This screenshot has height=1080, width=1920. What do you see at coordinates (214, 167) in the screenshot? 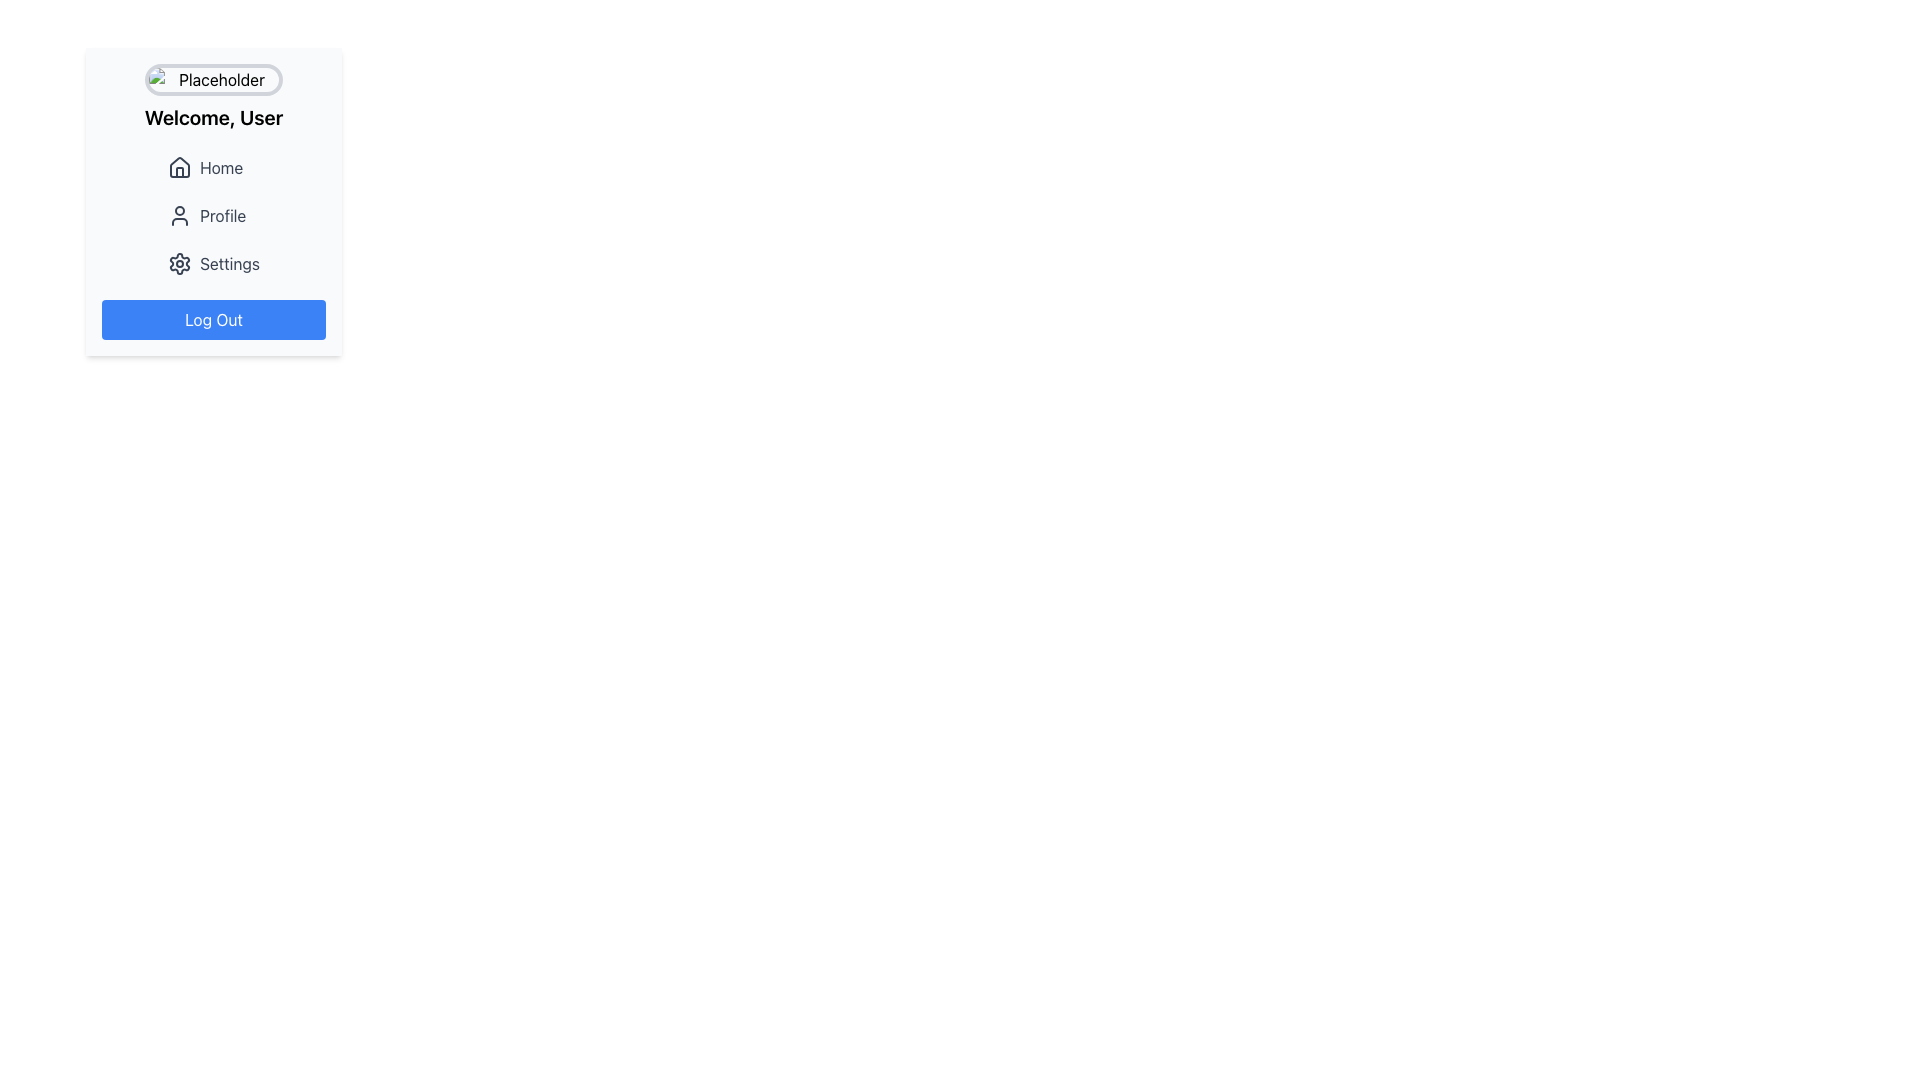
I see `the 'Home' button, which is the first item in the vertical menu list` at bounding box center [214, 167].